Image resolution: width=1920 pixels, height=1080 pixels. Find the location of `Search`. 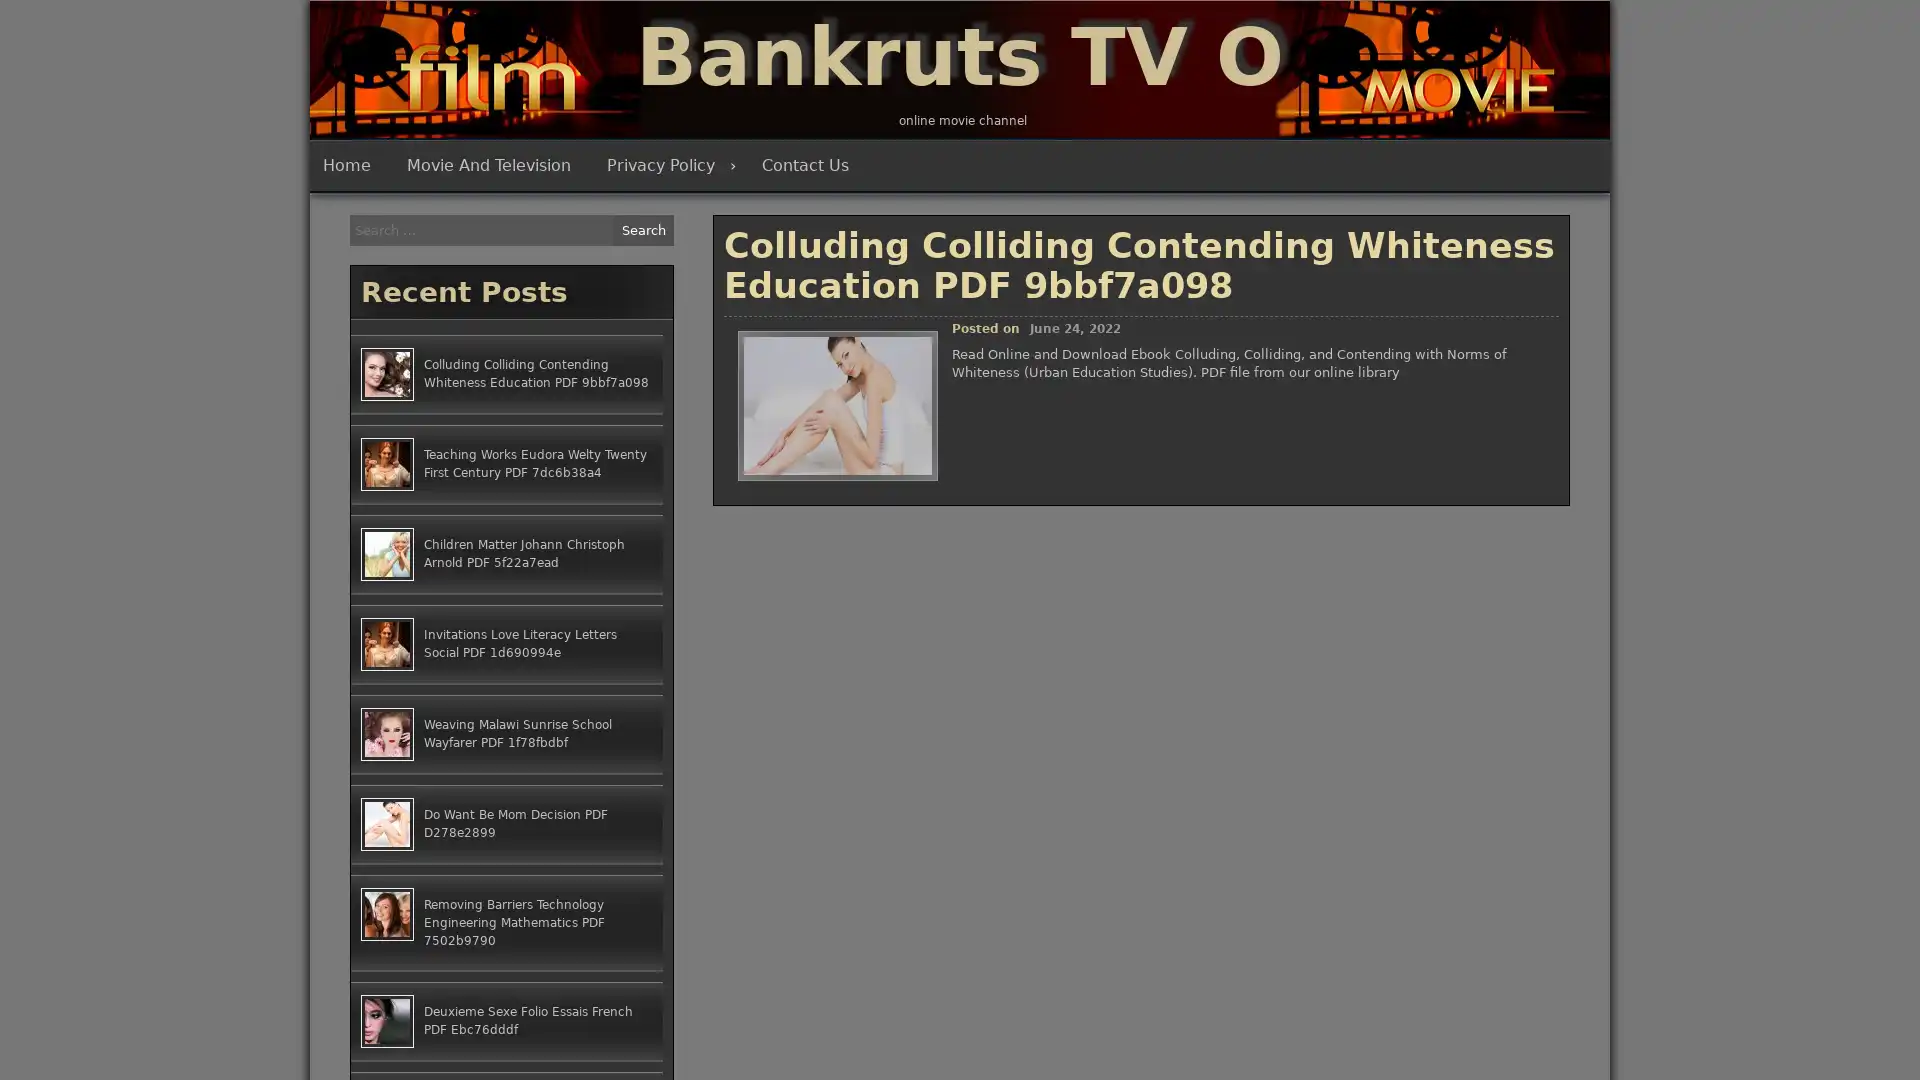

Search is located at coordinates (643, 229).